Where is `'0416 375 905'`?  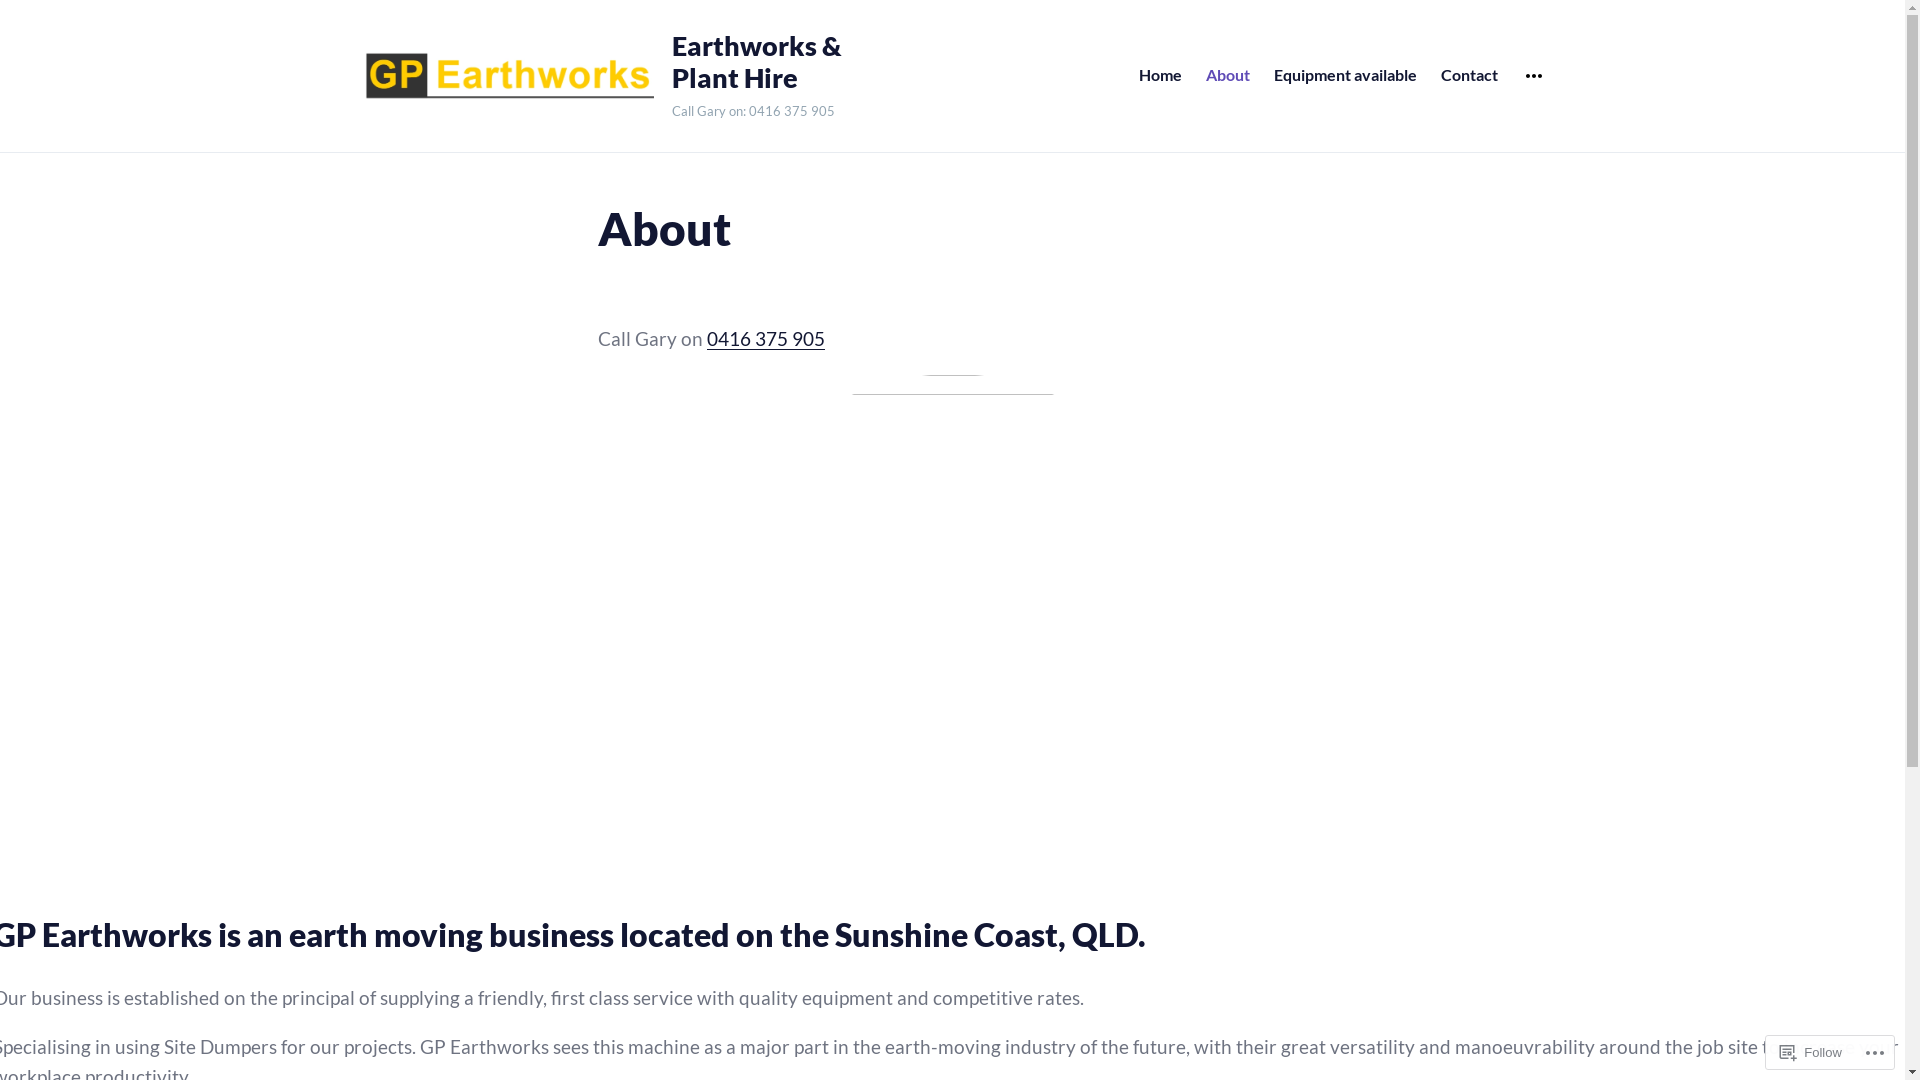 '0416 375 905' is located at coordinates (763, 338).